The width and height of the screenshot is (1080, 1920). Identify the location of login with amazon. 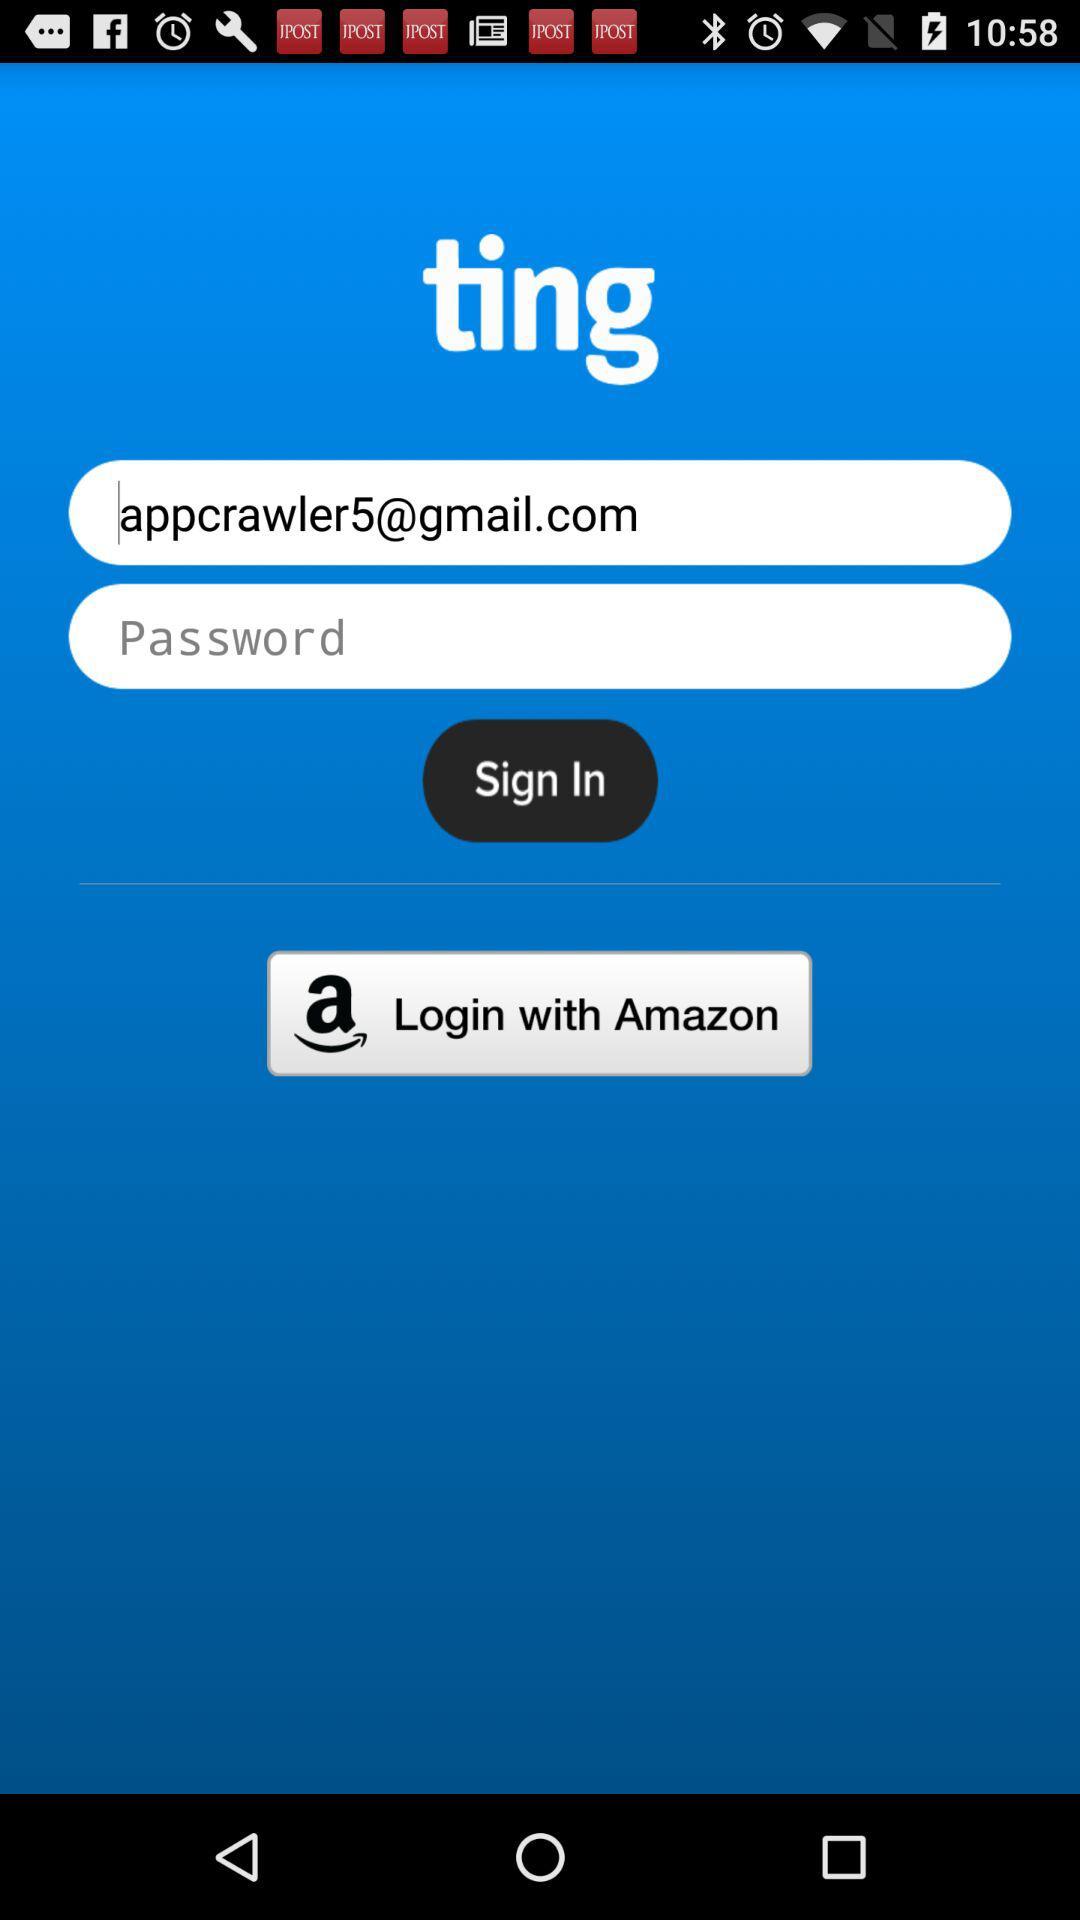
(538, 1013).